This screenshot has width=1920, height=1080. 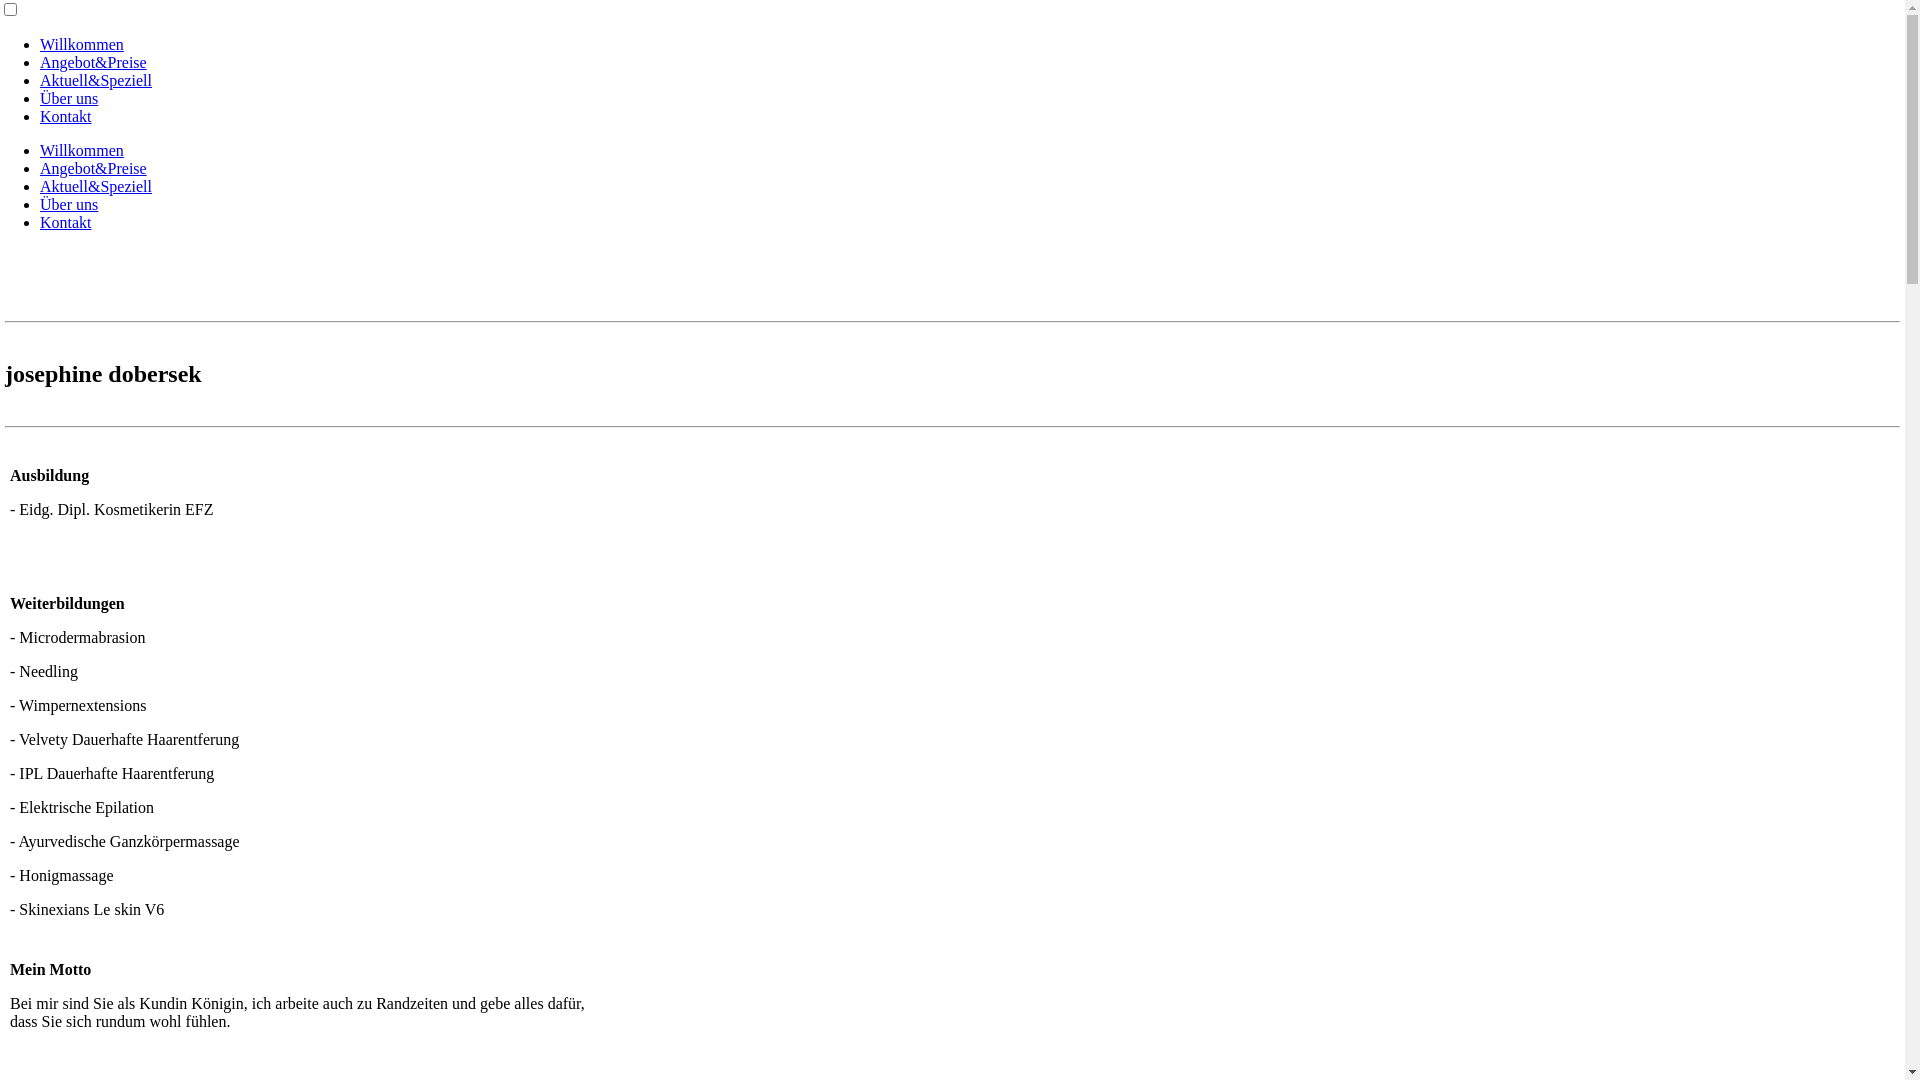 I want to click on 'Angebot&Preise', so click(x=39, y=167).